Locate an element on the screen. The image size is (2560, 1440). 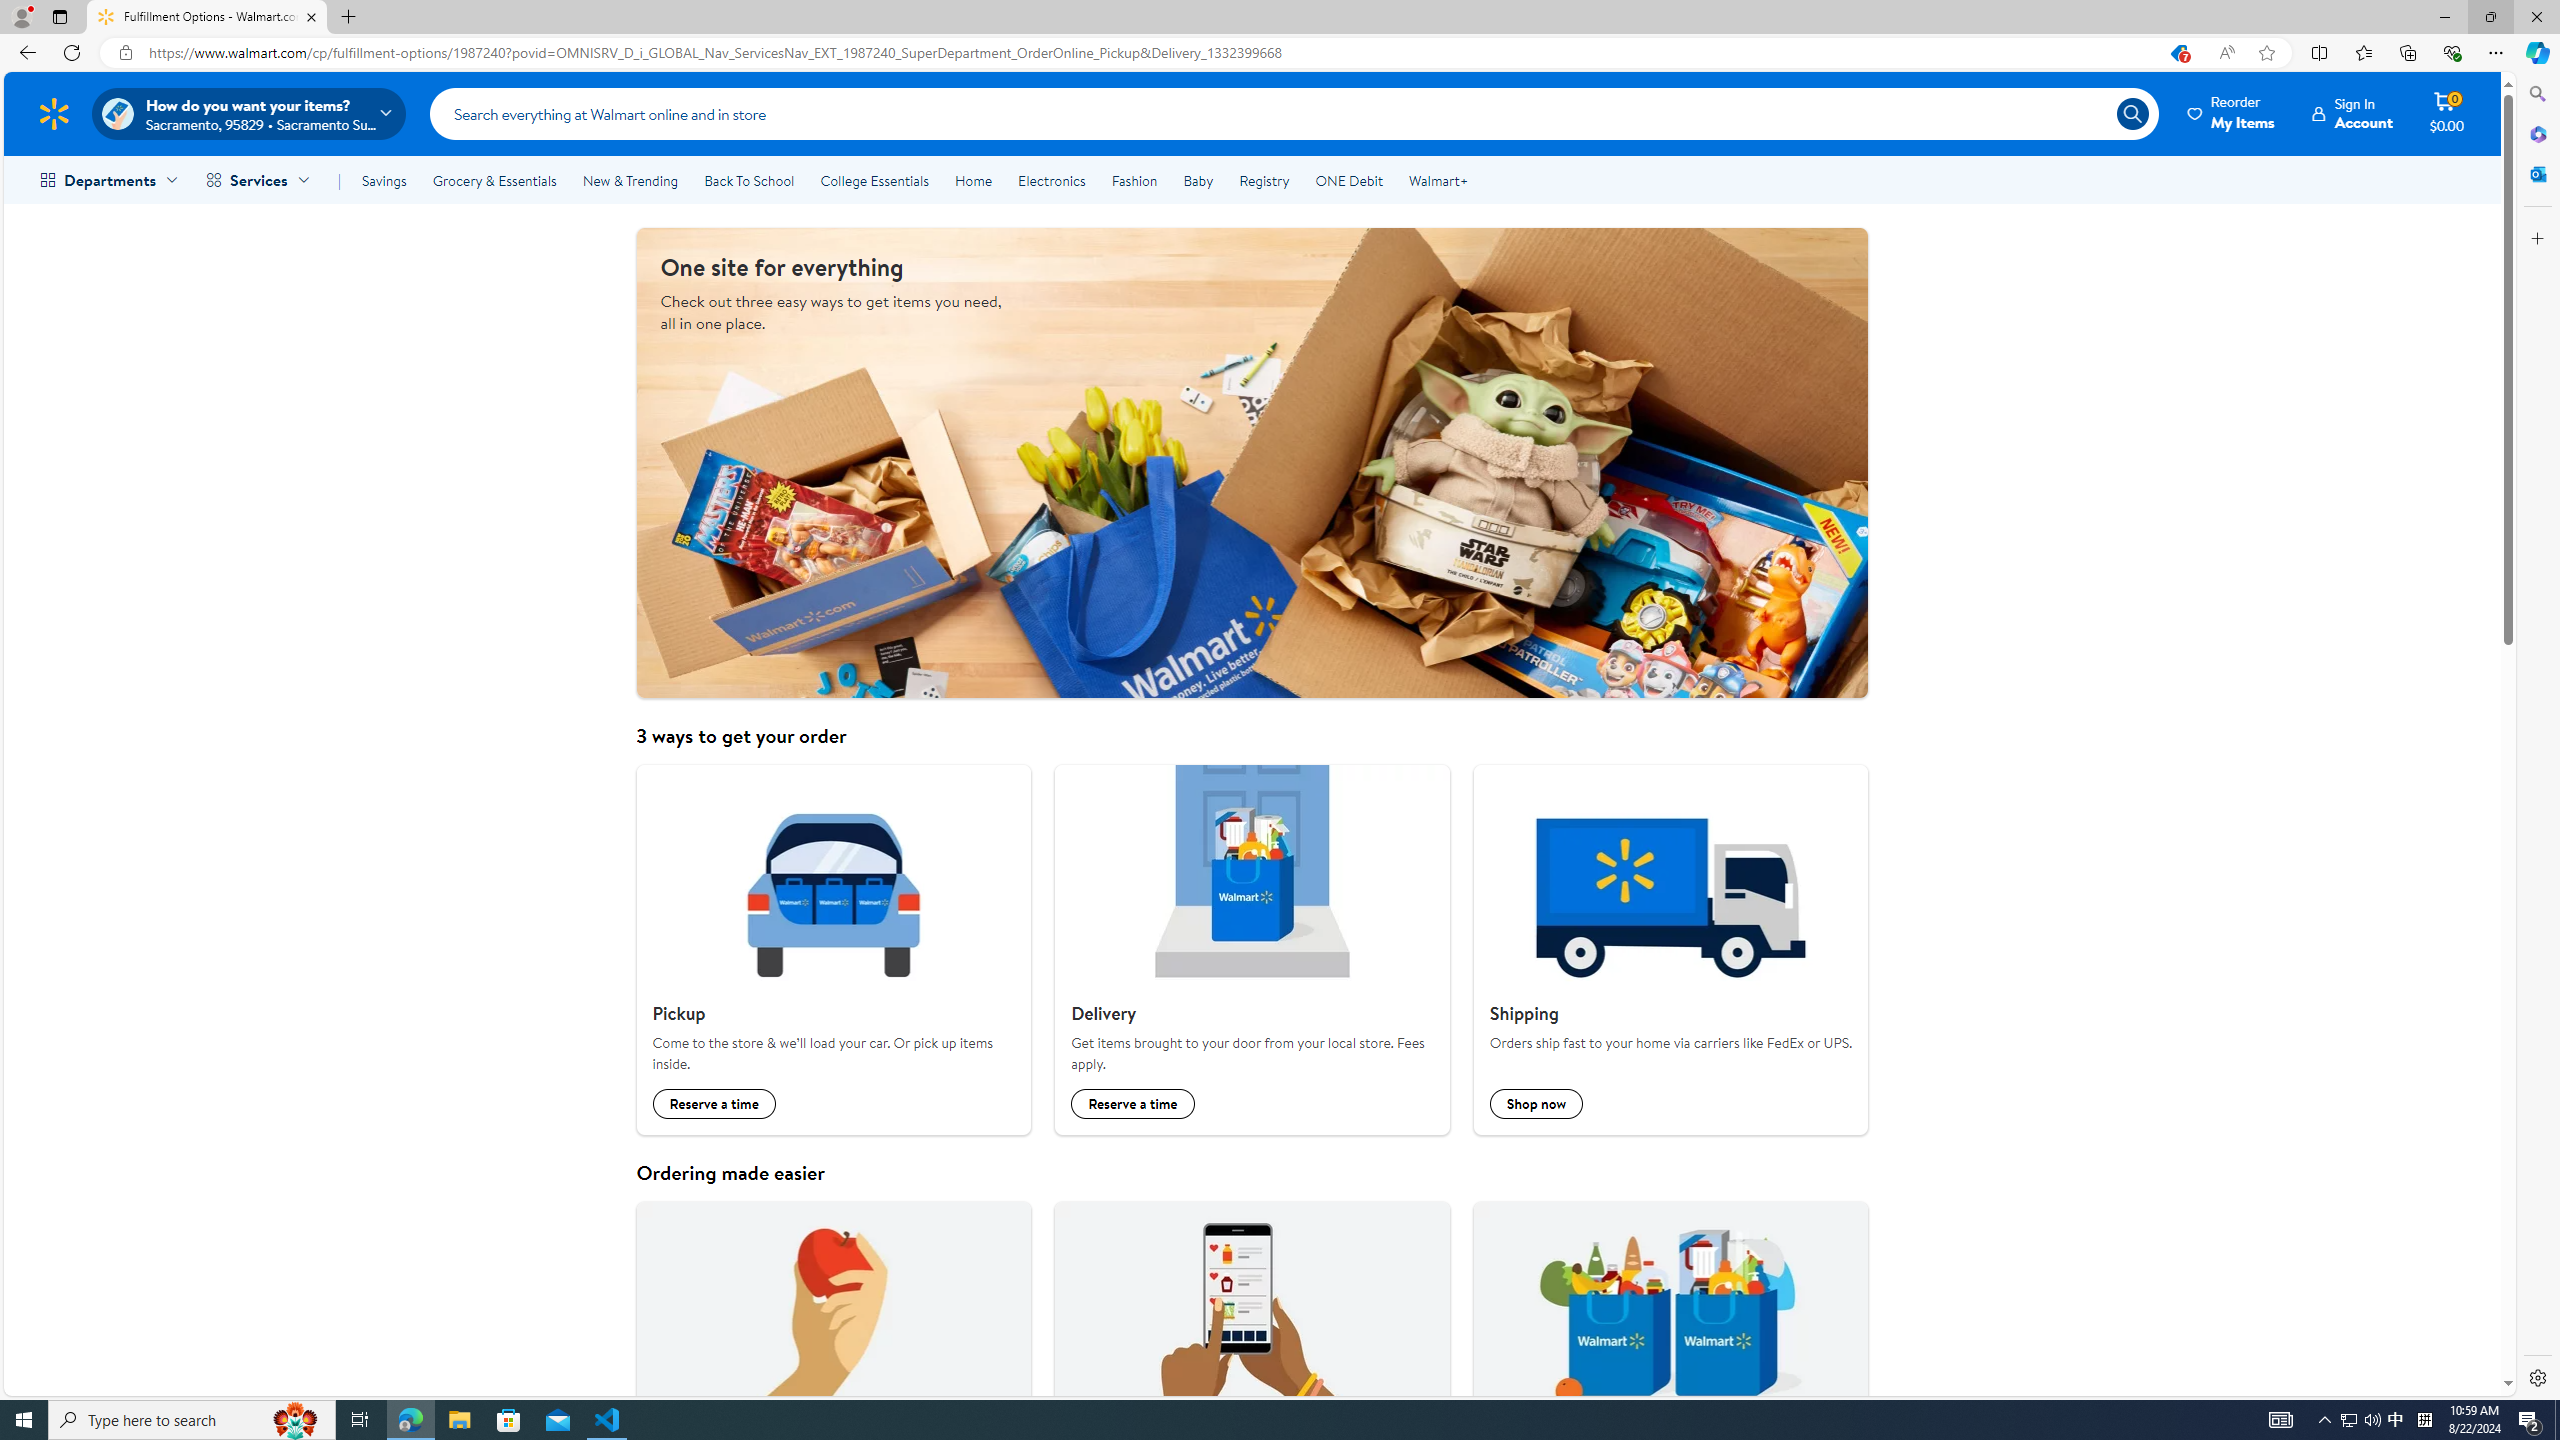
'Walmart Homepage' is located at coordinates (52, 112).